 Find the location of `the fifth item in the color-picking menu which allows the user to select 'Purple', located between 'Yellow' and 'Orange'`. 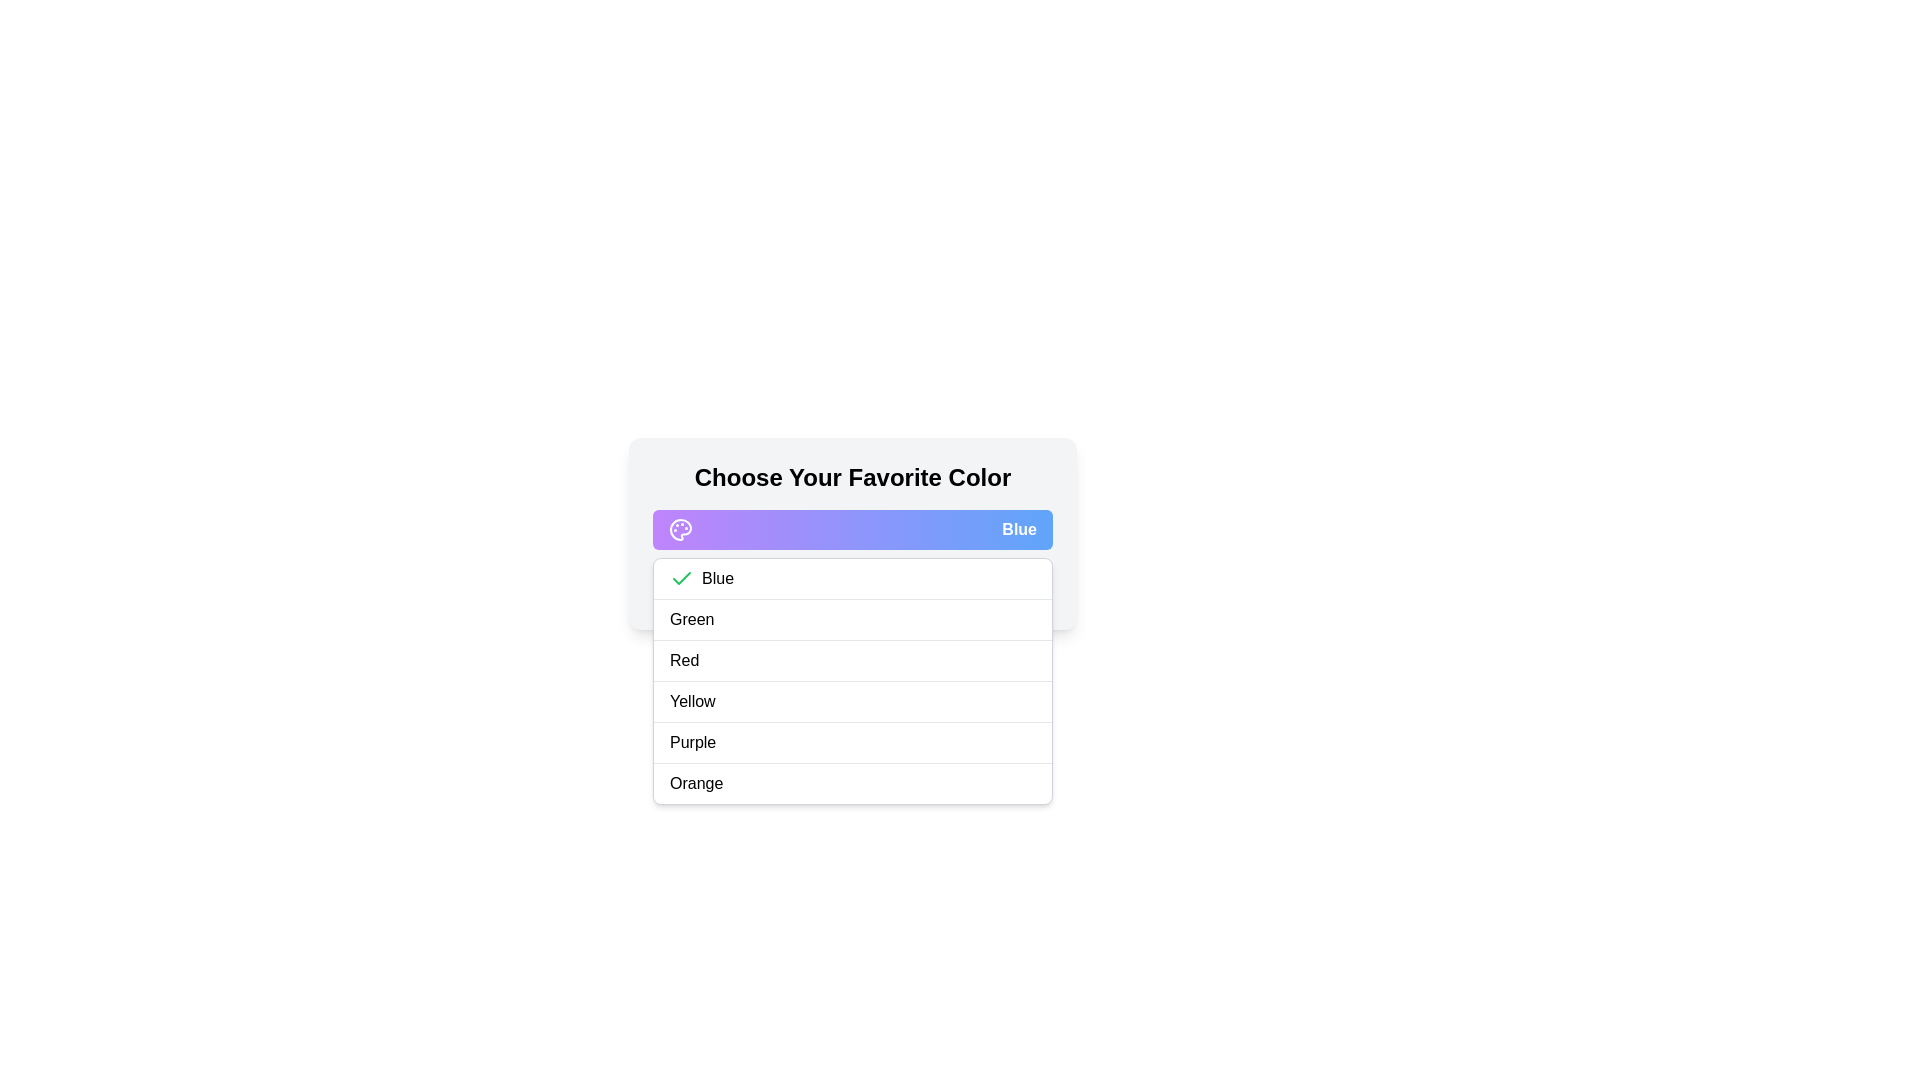

the fifth item in the color-picking menu which allows the user to select 'Purple', located between 'Yellow' and 'Orange' is located at coordinates (853, 743).